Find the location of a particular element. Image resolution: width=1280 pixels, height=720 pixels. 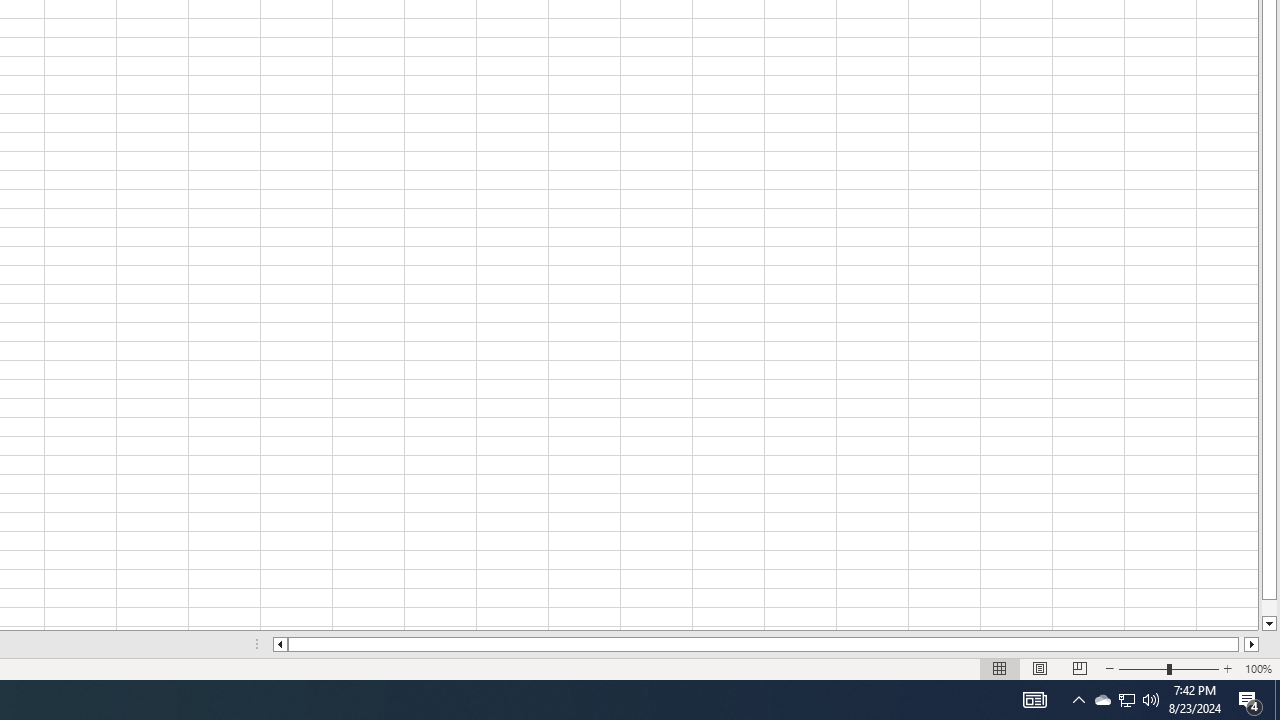

'Zoom In' is located at coordinates (1226, 669).